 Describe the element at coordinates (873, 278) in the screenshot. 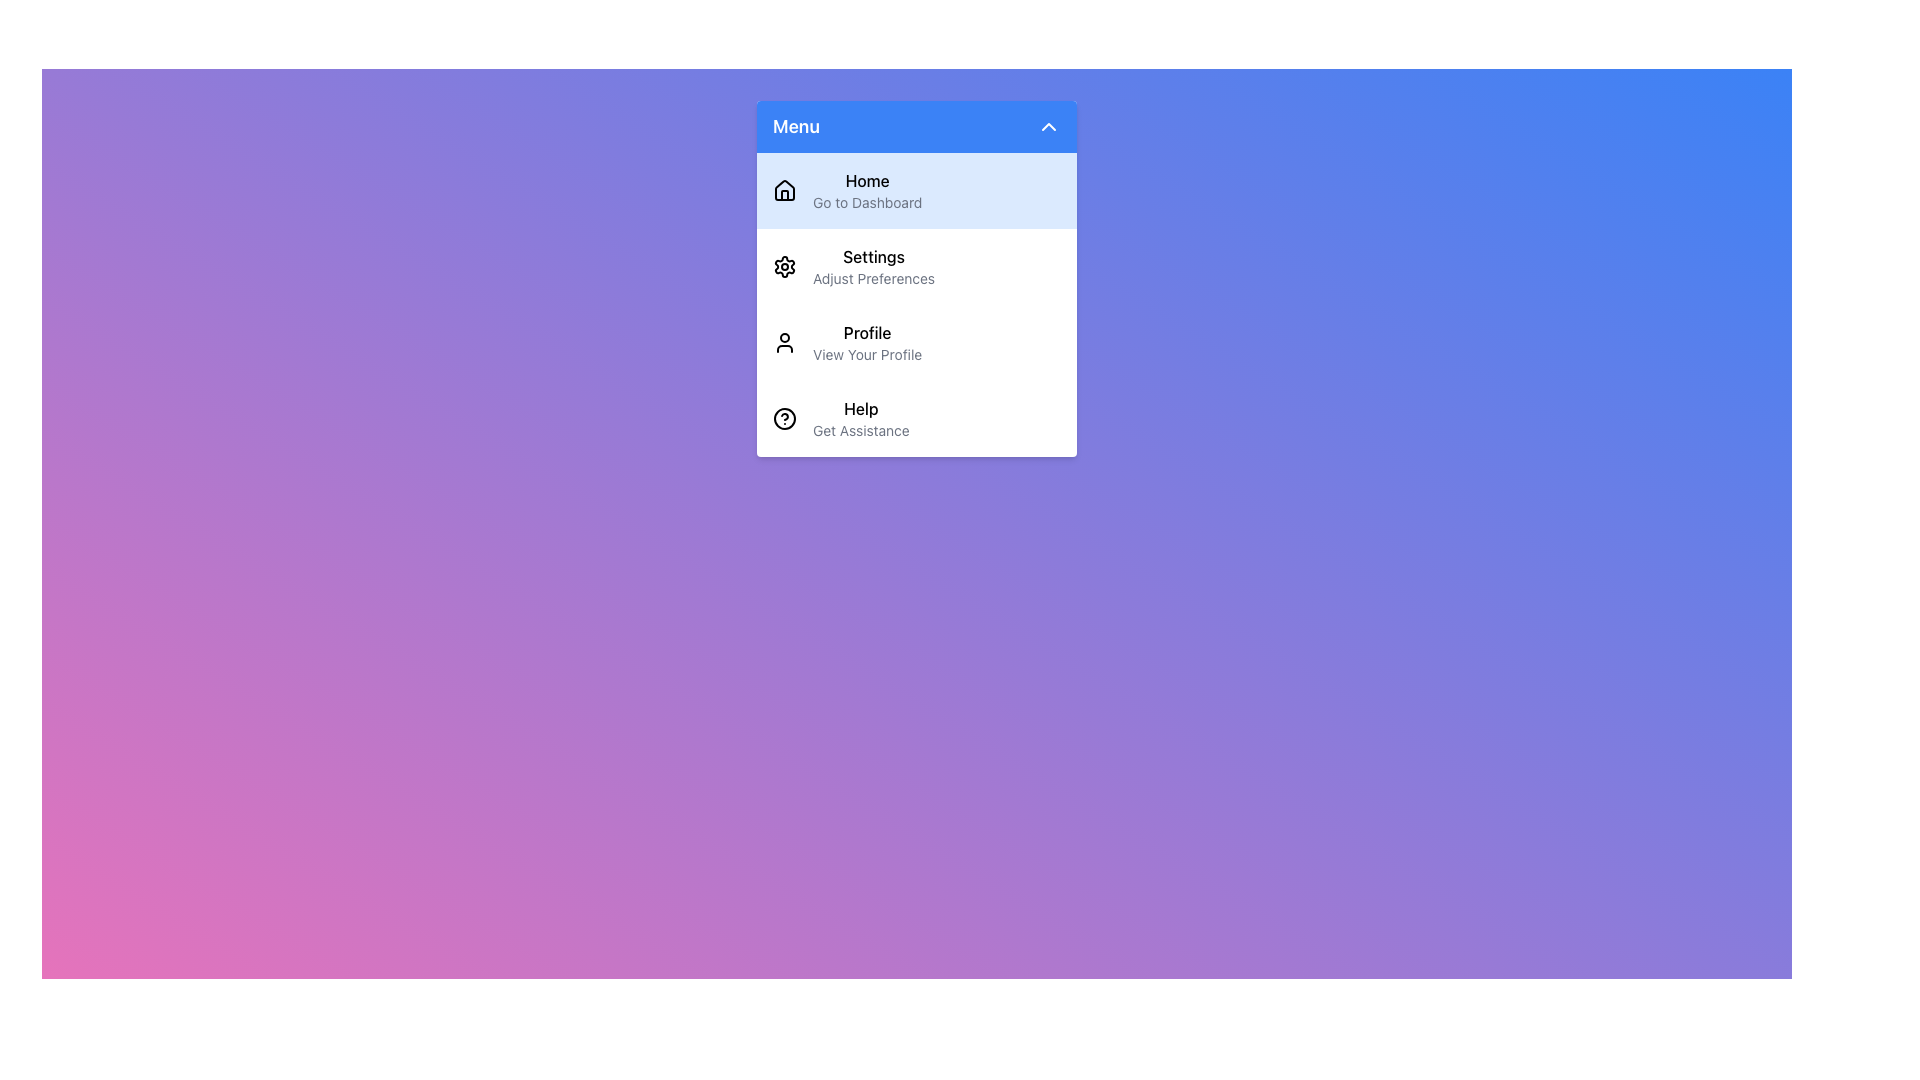

I see `the descriptive text label located beneath the 'Settings' option in the 'Menu' dropdown, which provides information about the 'Settings' section` at that location.